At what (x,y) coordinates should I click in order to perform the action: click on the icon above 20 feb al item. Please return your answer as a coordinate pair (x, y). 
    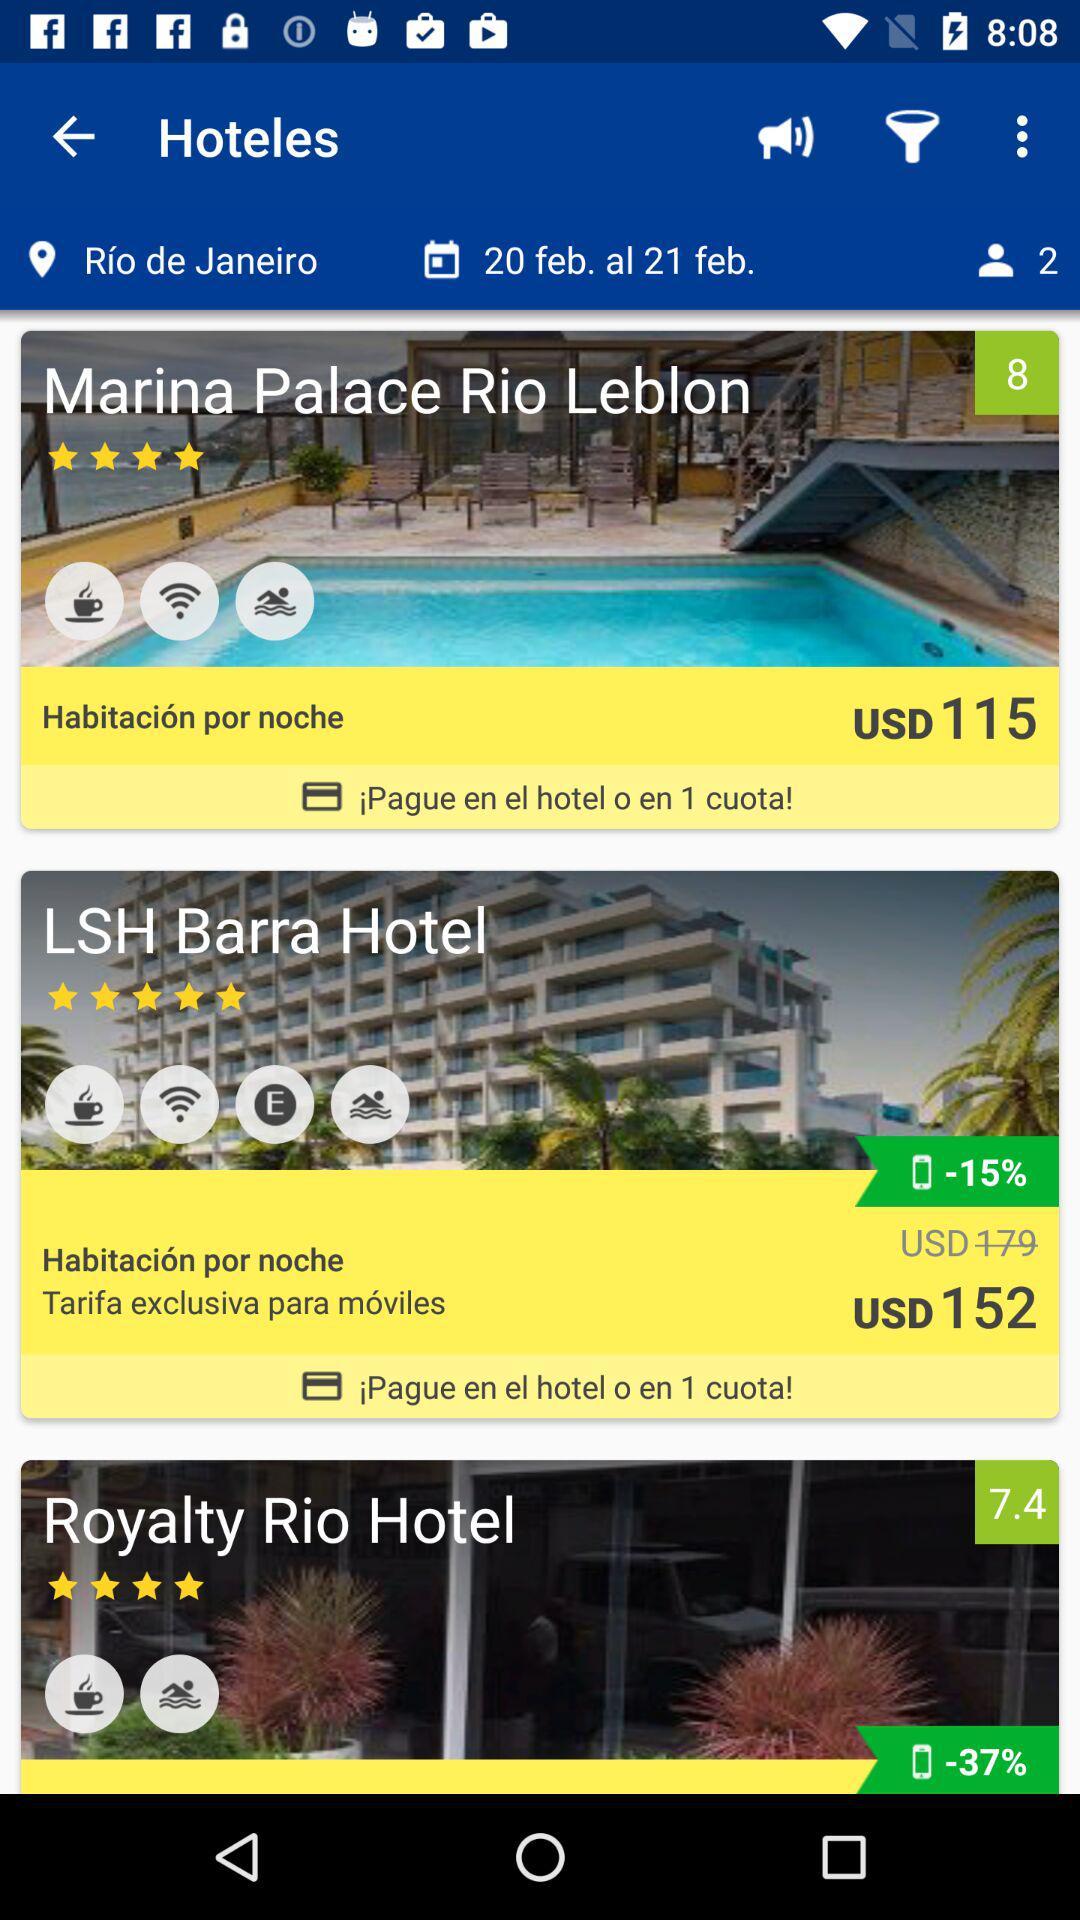
    Looking at the image, I should click on (785, 135).